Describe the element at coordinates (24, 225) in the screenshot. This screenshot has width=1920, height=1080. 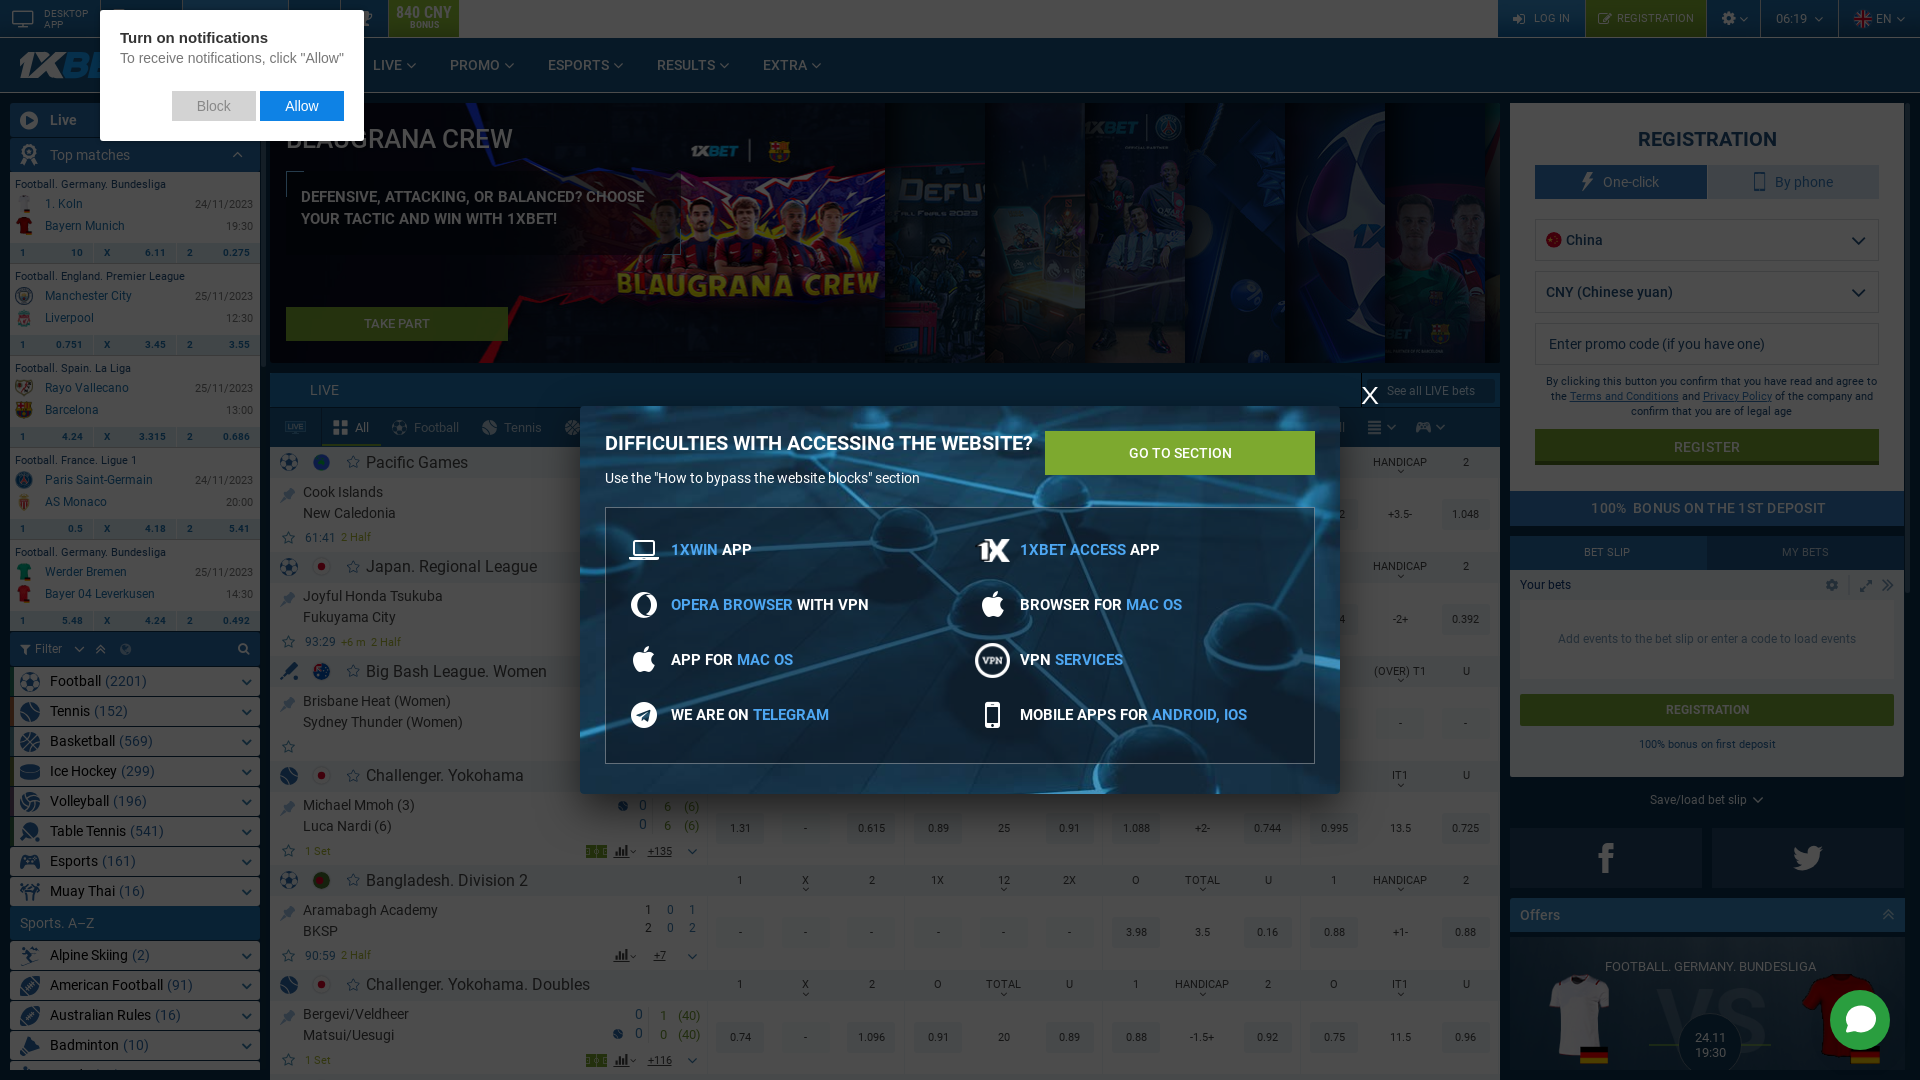
I see `'Bayern Munich. Munich'` at that location.